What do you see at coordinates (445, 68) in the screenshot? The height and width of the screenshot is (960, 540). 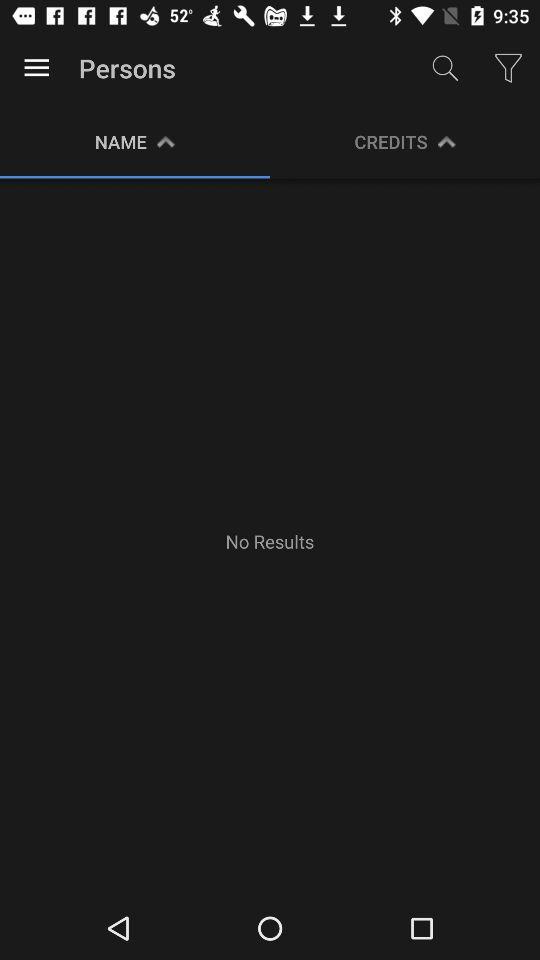 I see `the item above credits icon` at bounding box center [445, 68].